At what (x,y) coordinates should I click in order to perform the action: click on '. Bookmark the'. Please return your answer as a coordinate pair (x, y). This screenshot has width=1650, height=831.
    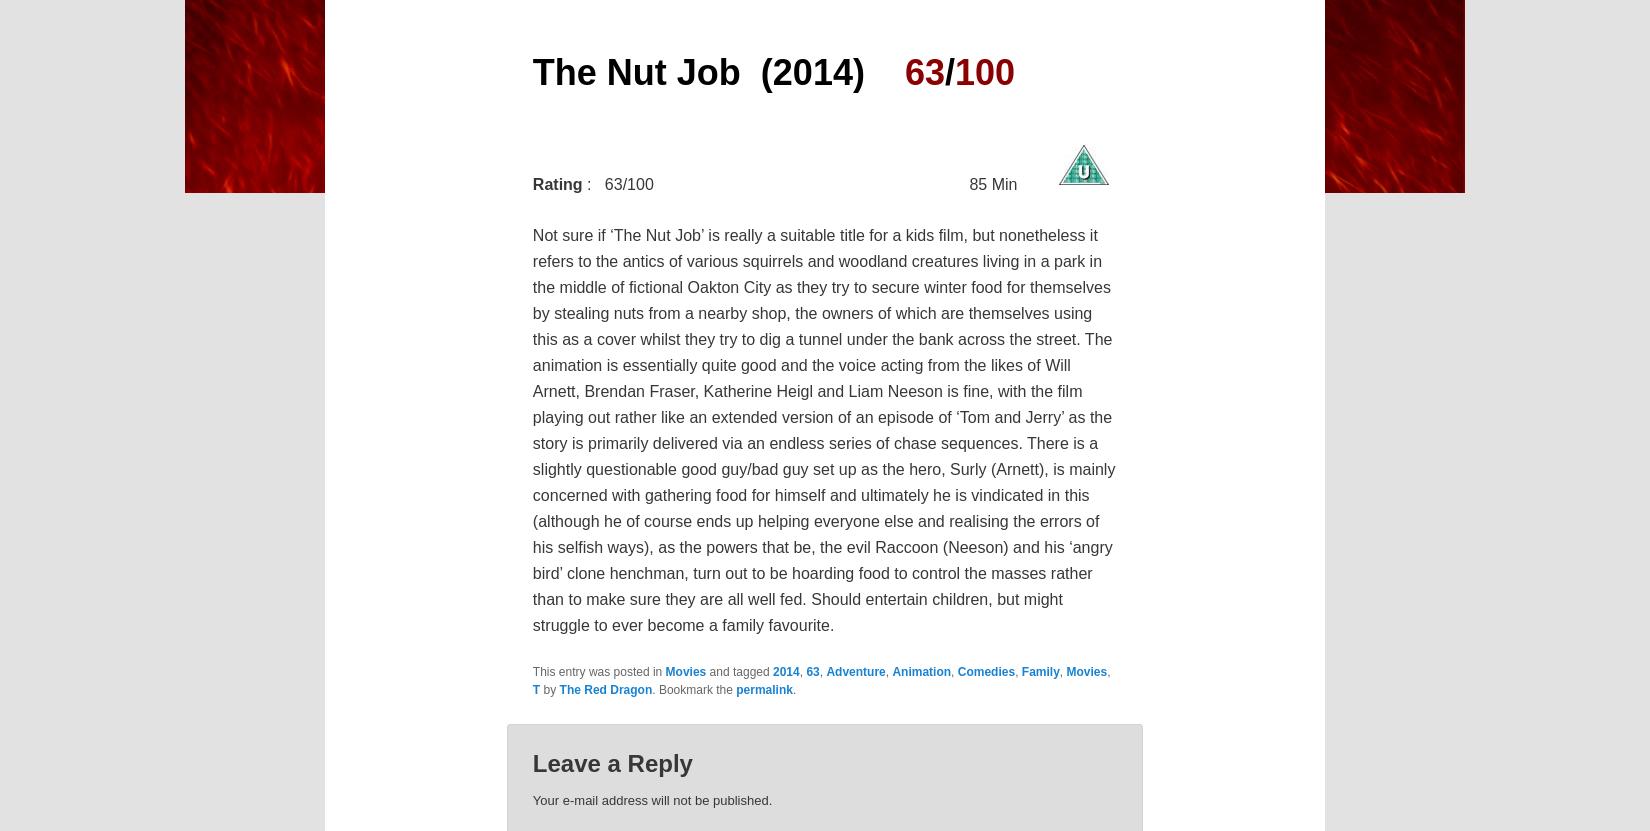
    Looking at the image, I should click on (692, 689).